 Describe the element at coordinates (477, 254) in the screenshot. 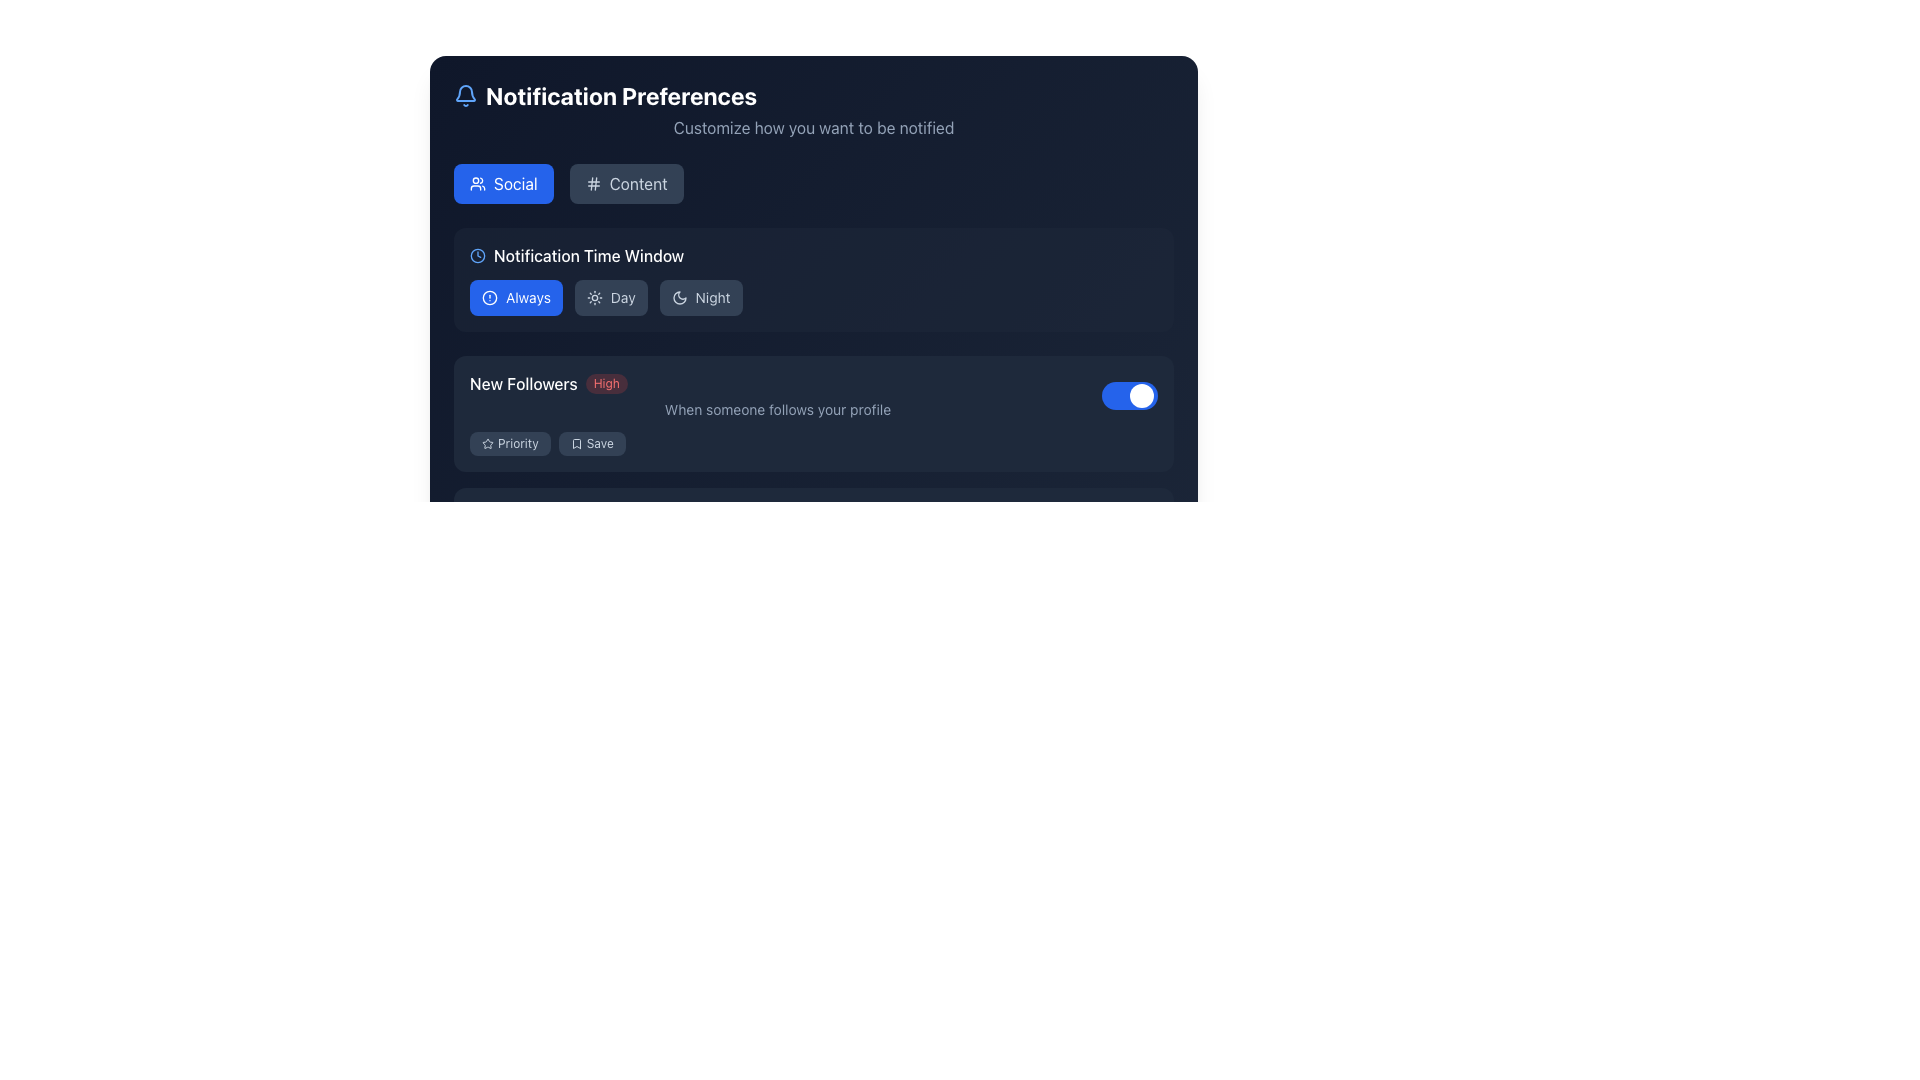

I see `the small circular icon with a blue outline and clock shape inside, located to the left of 'Notification Time Window' in the 'Notification Preferences' section` at that location.